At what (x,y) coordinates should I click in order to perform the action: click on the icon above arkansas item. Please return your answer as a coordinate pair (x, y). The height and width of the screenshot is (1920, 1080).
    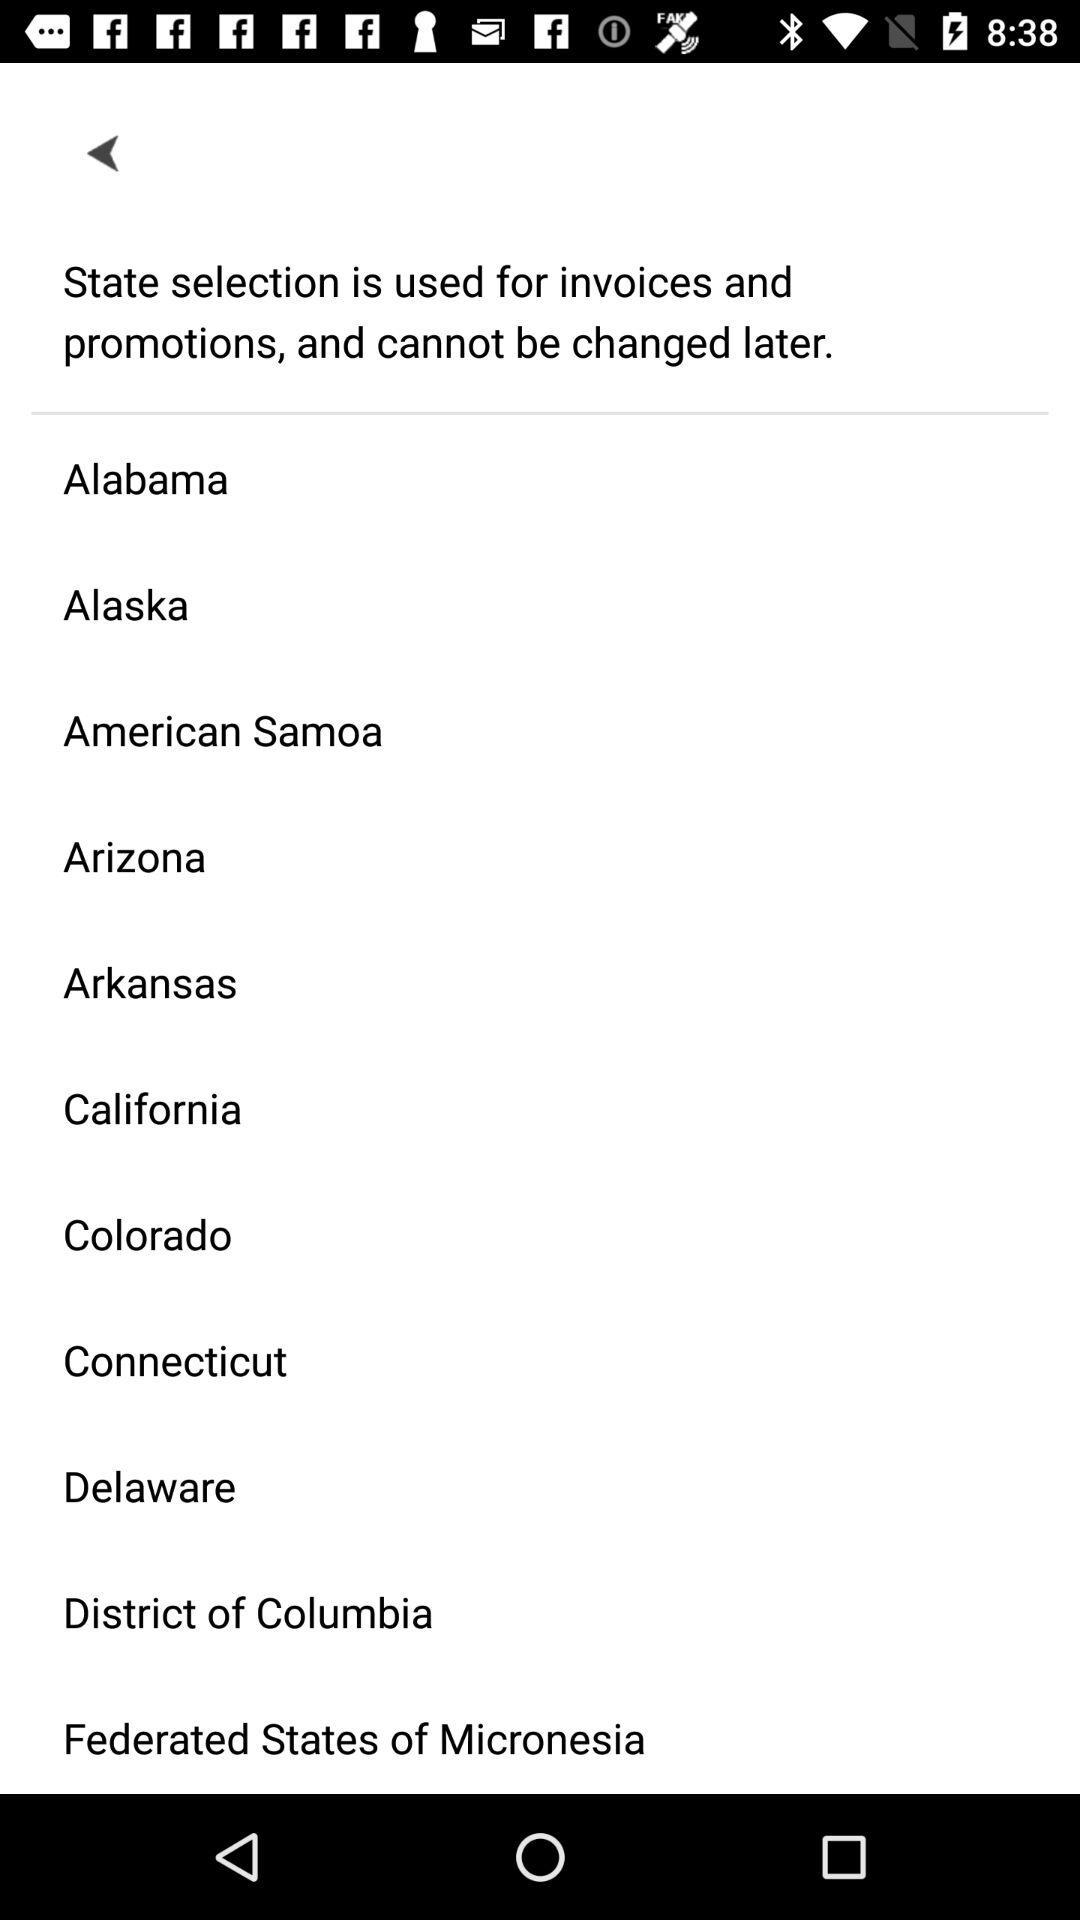
    Looking at the image, I should click on (523, 855).